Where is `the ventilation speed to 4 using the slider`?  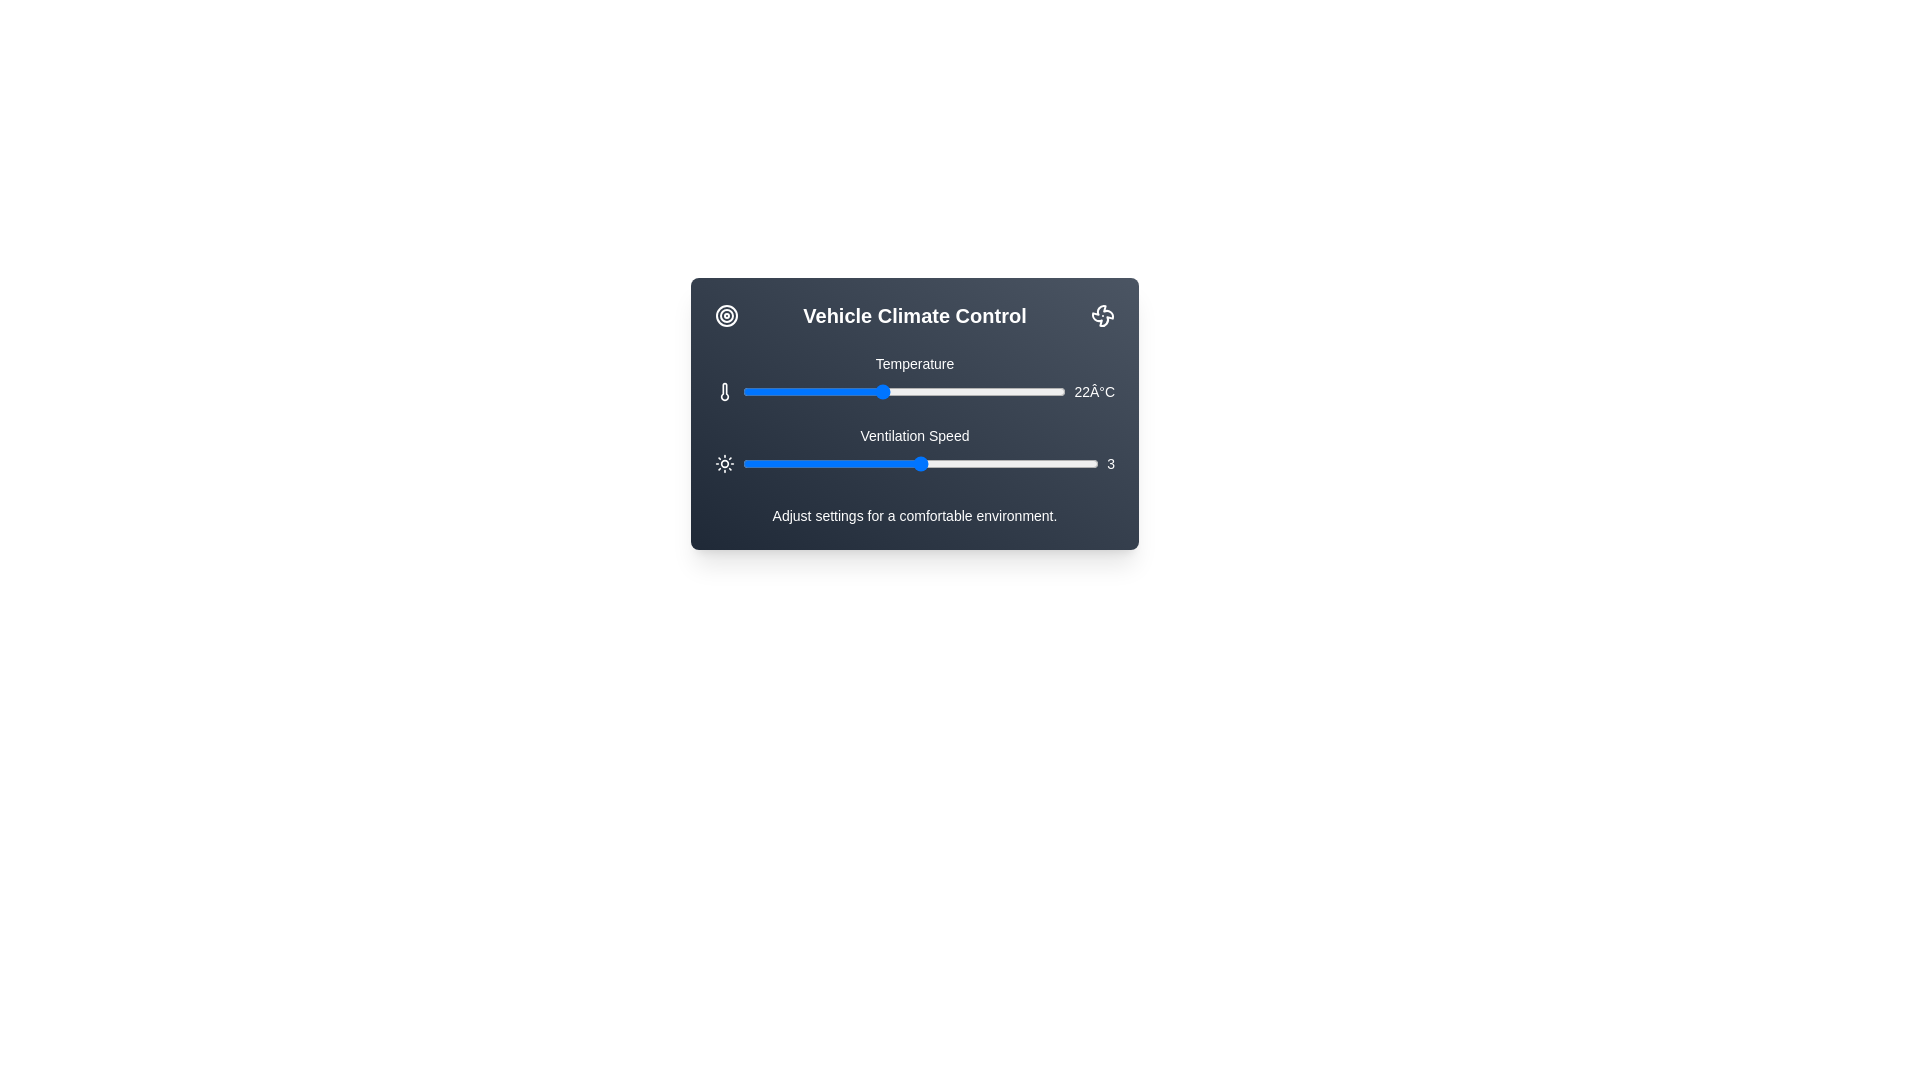 the ventilation speed to 4 using the slider is located at coordinates (1010, 463).